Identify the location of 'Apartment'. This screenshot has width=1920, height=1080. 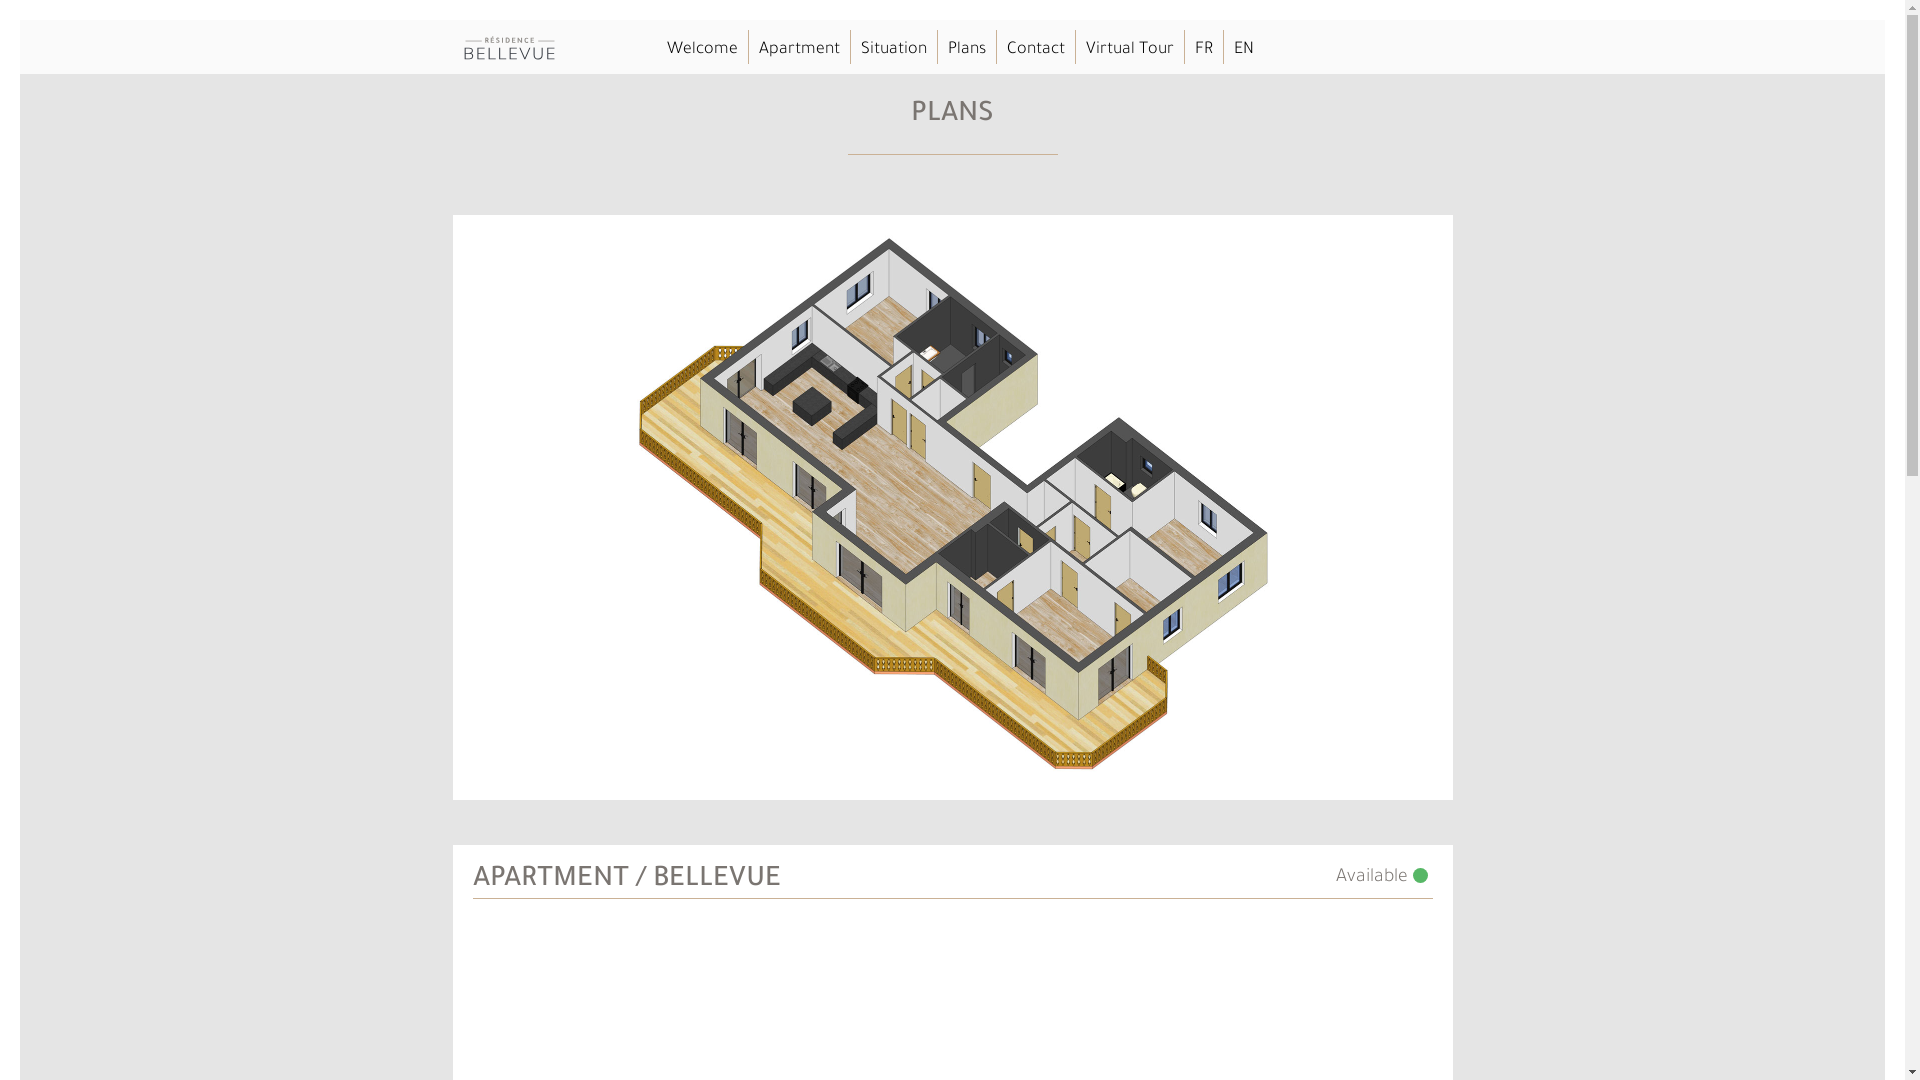
(757, 49).